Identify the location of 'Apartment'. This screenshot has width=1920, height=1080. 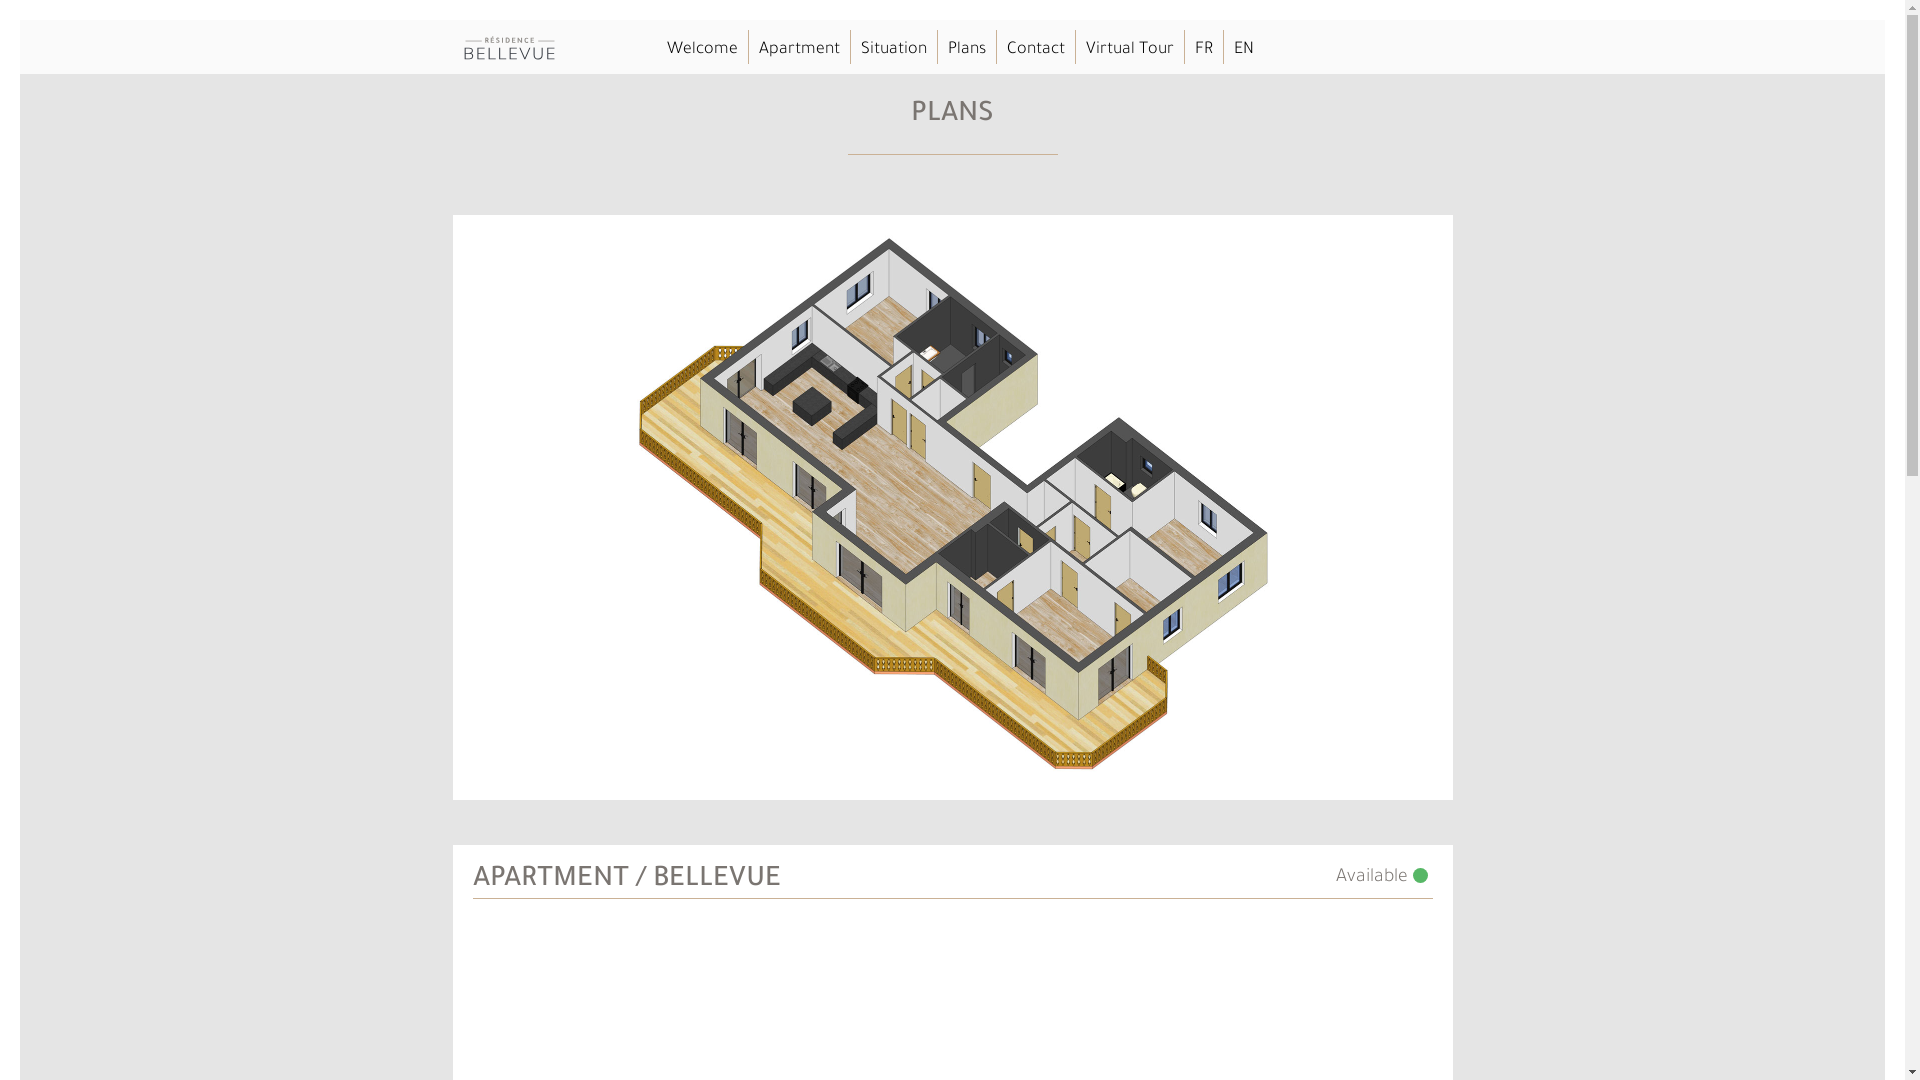
(757, 49).